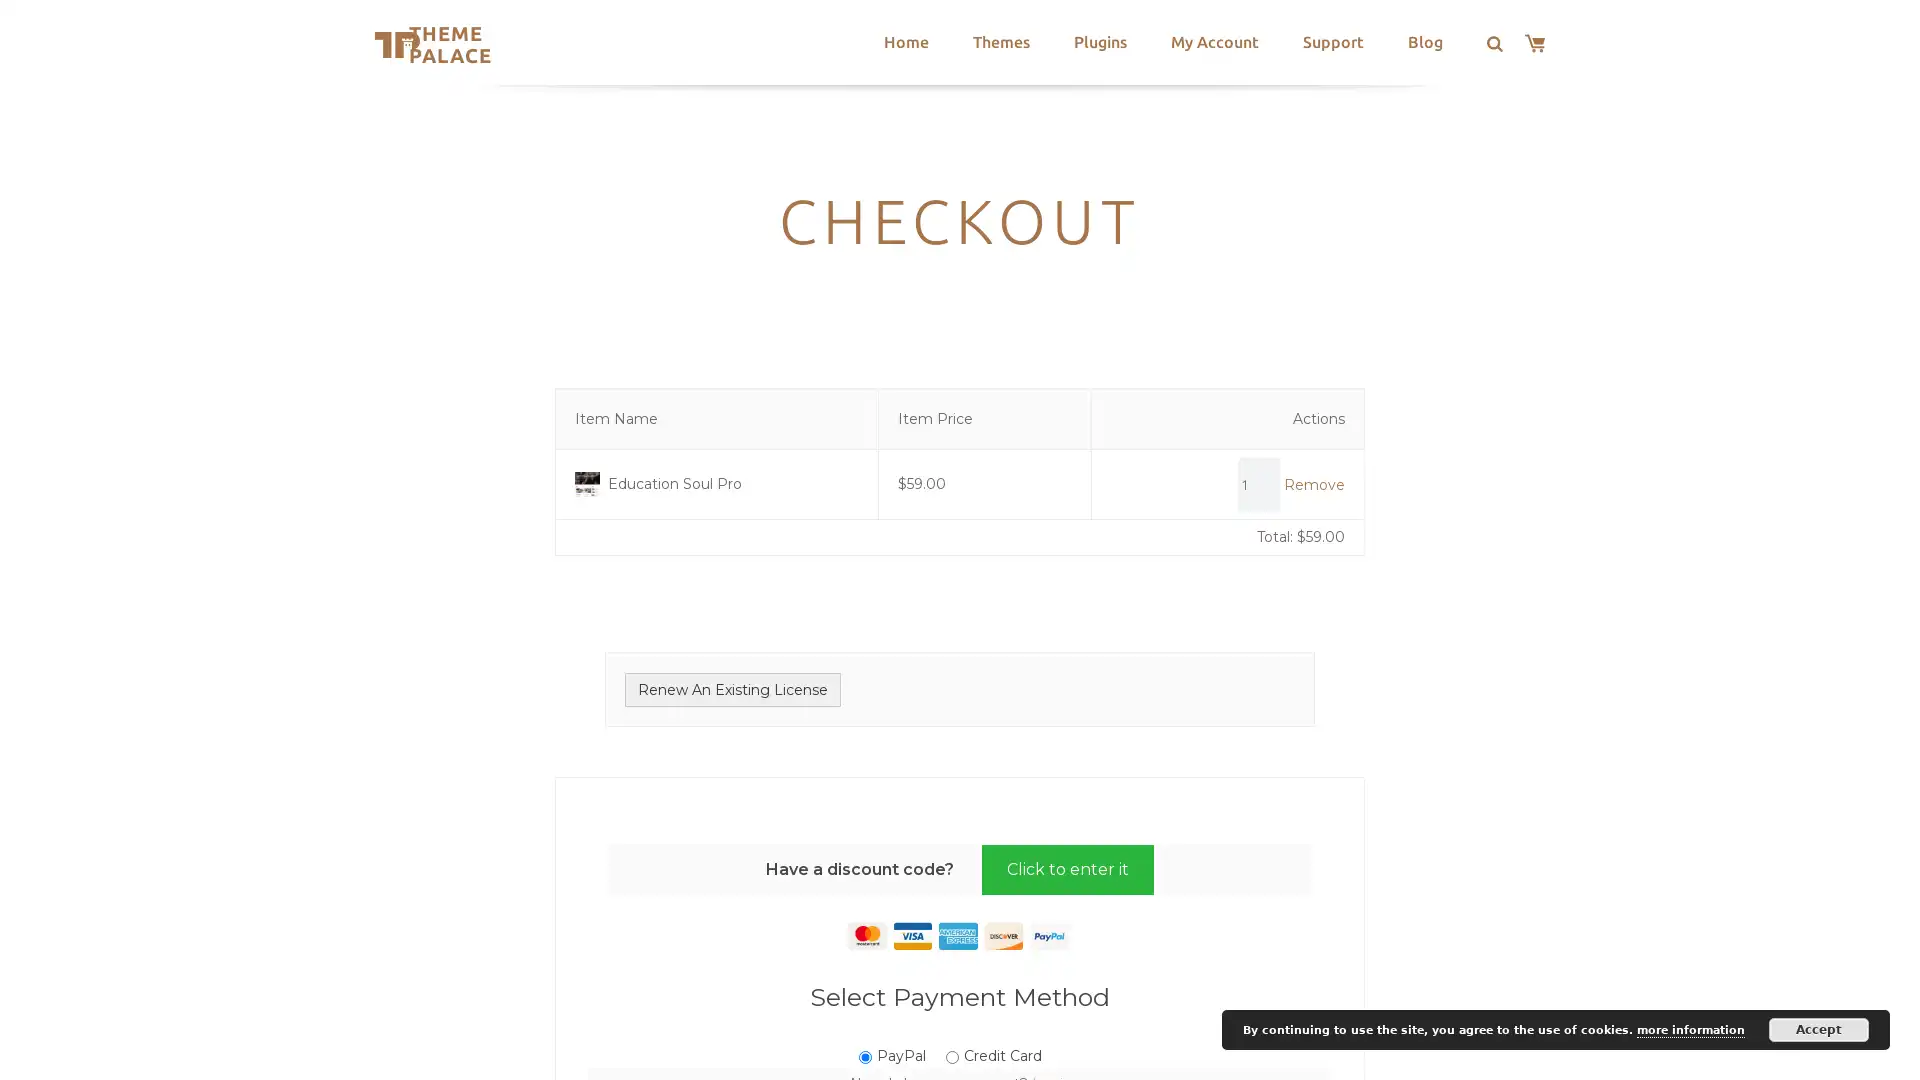  What do you see at coordinates (732, 688) in the screenshot?
I see `Renew An Existing License` at bounding box center [732, 688].